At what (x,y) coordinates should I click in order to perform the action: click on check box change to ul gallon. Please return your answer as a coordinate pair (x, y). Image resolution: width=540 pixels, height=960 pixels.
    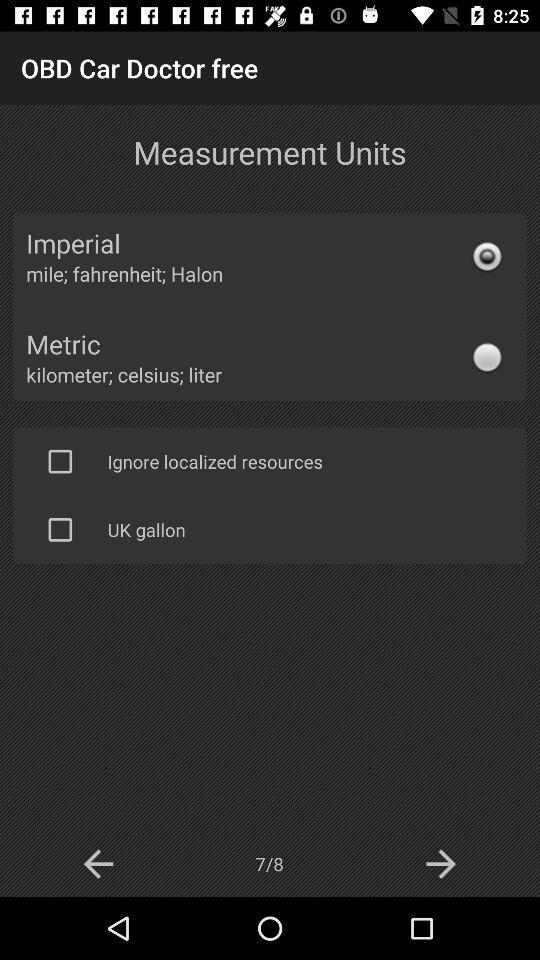
    Looking at the image, I should click on (60, 528).